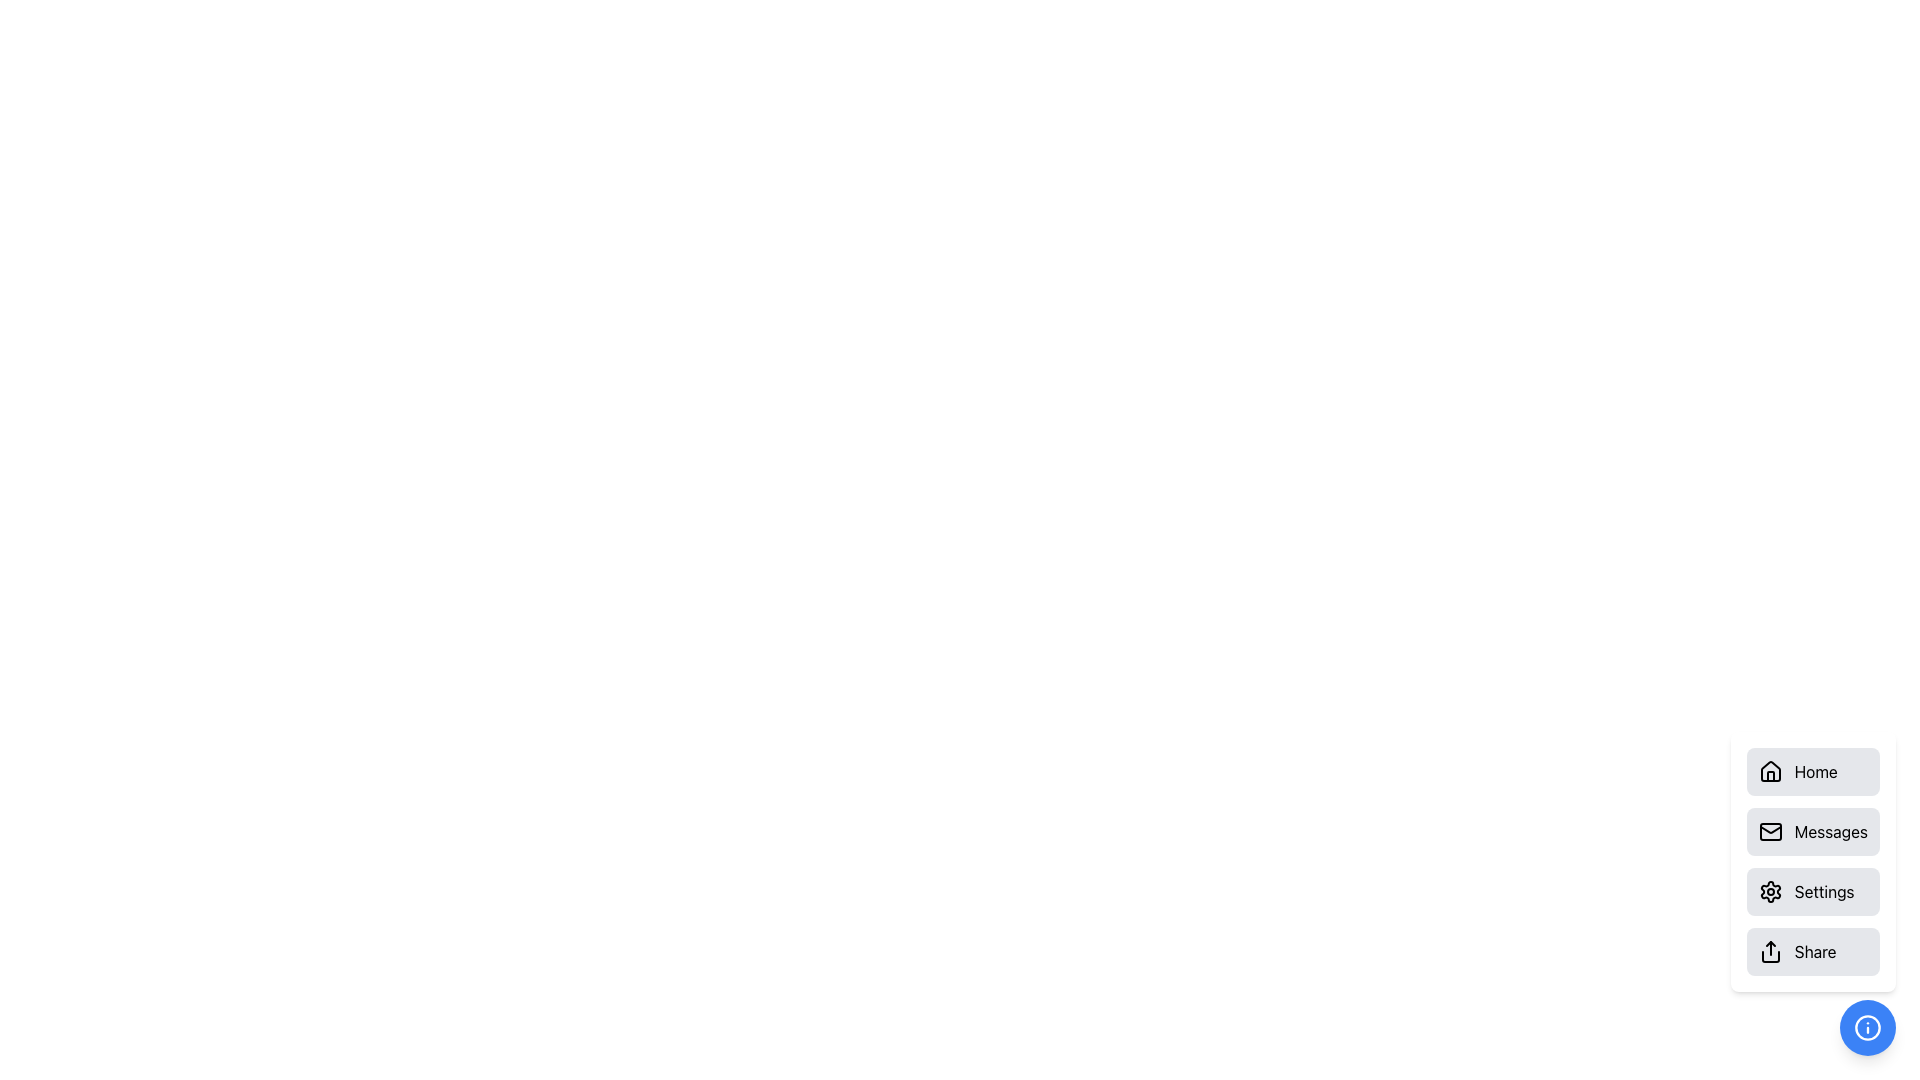  Describe the element at coordinates (1770, 951) in the screenshot. I see `the 'Share' button icon located on the far bottom right of the main content area, which is part of a vertical navigation menu with a rounded gray background` at that location.